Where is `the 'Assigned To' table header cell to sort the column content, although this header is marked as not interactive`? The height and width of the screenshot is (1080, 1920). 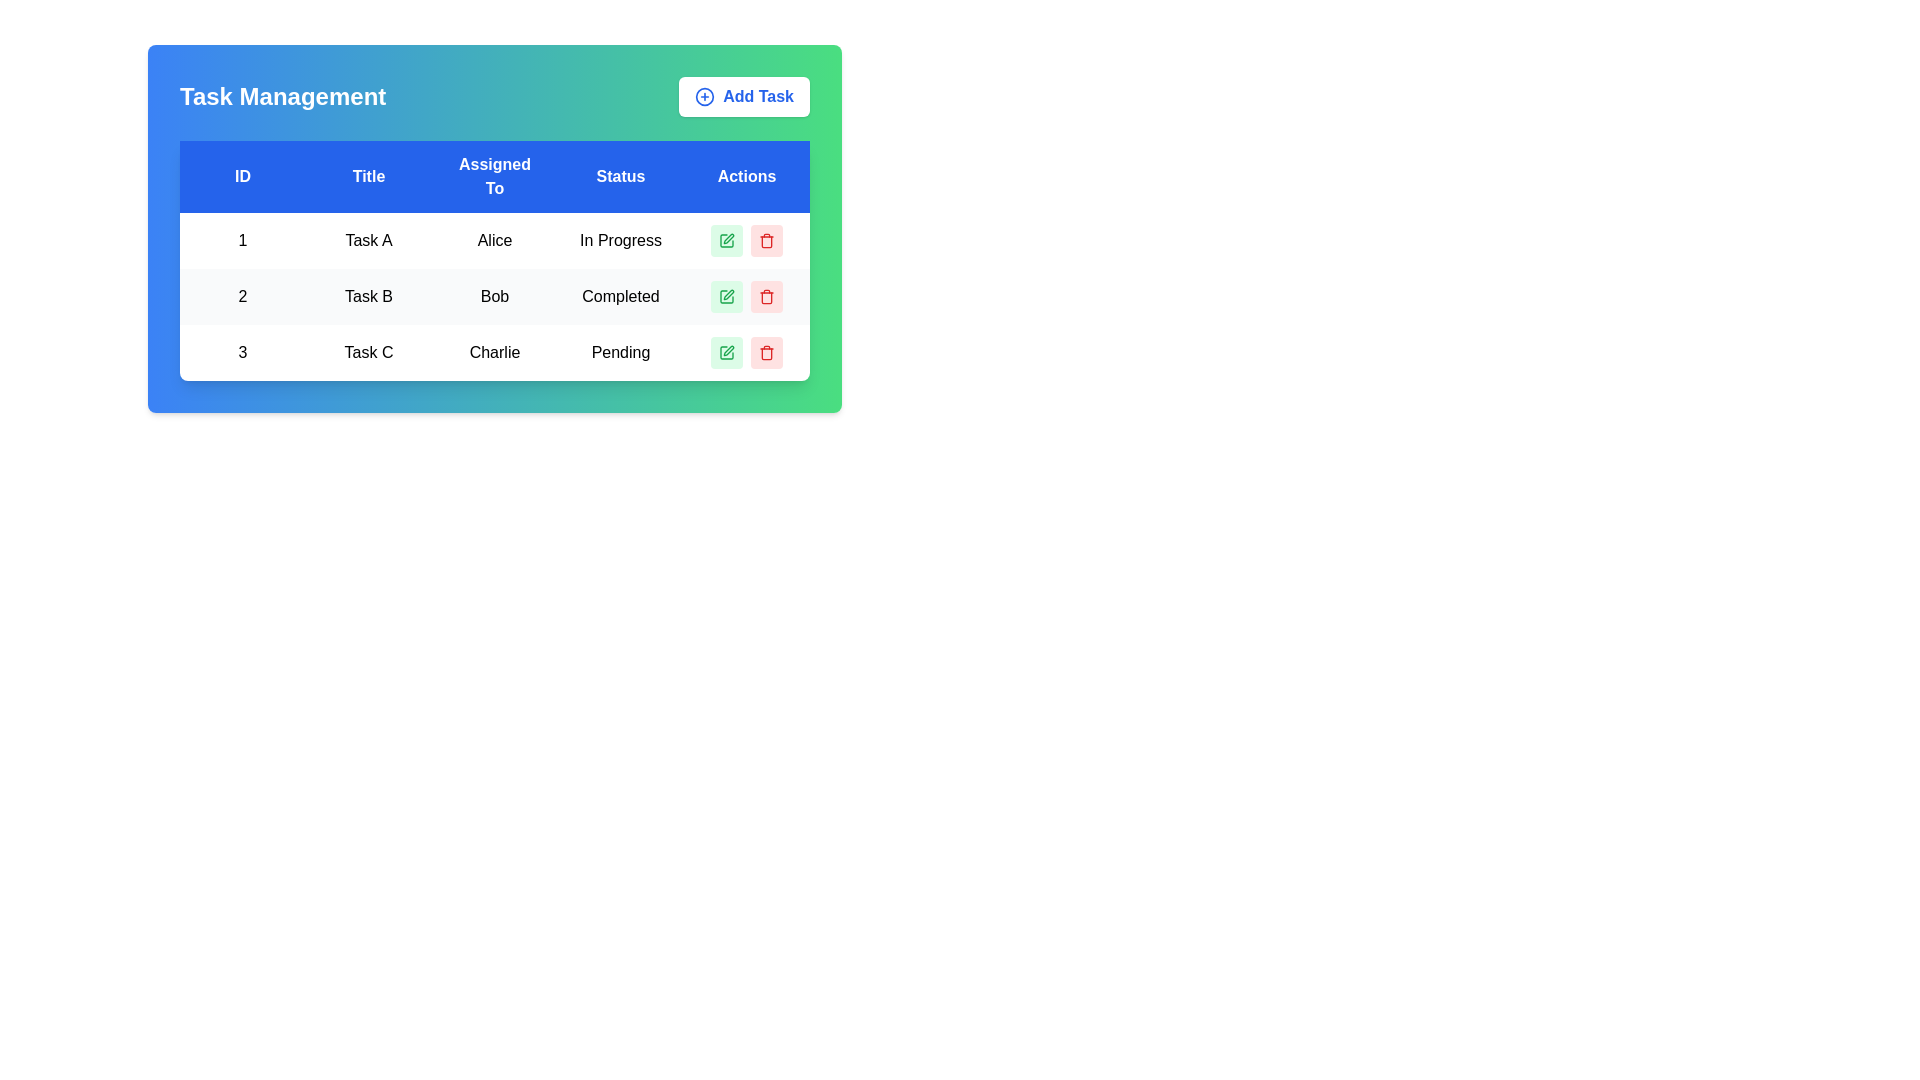 the 'Assigned To' table header cell to sort the column content, although this header is marked as not interactive is located at coordinates (494, 176).